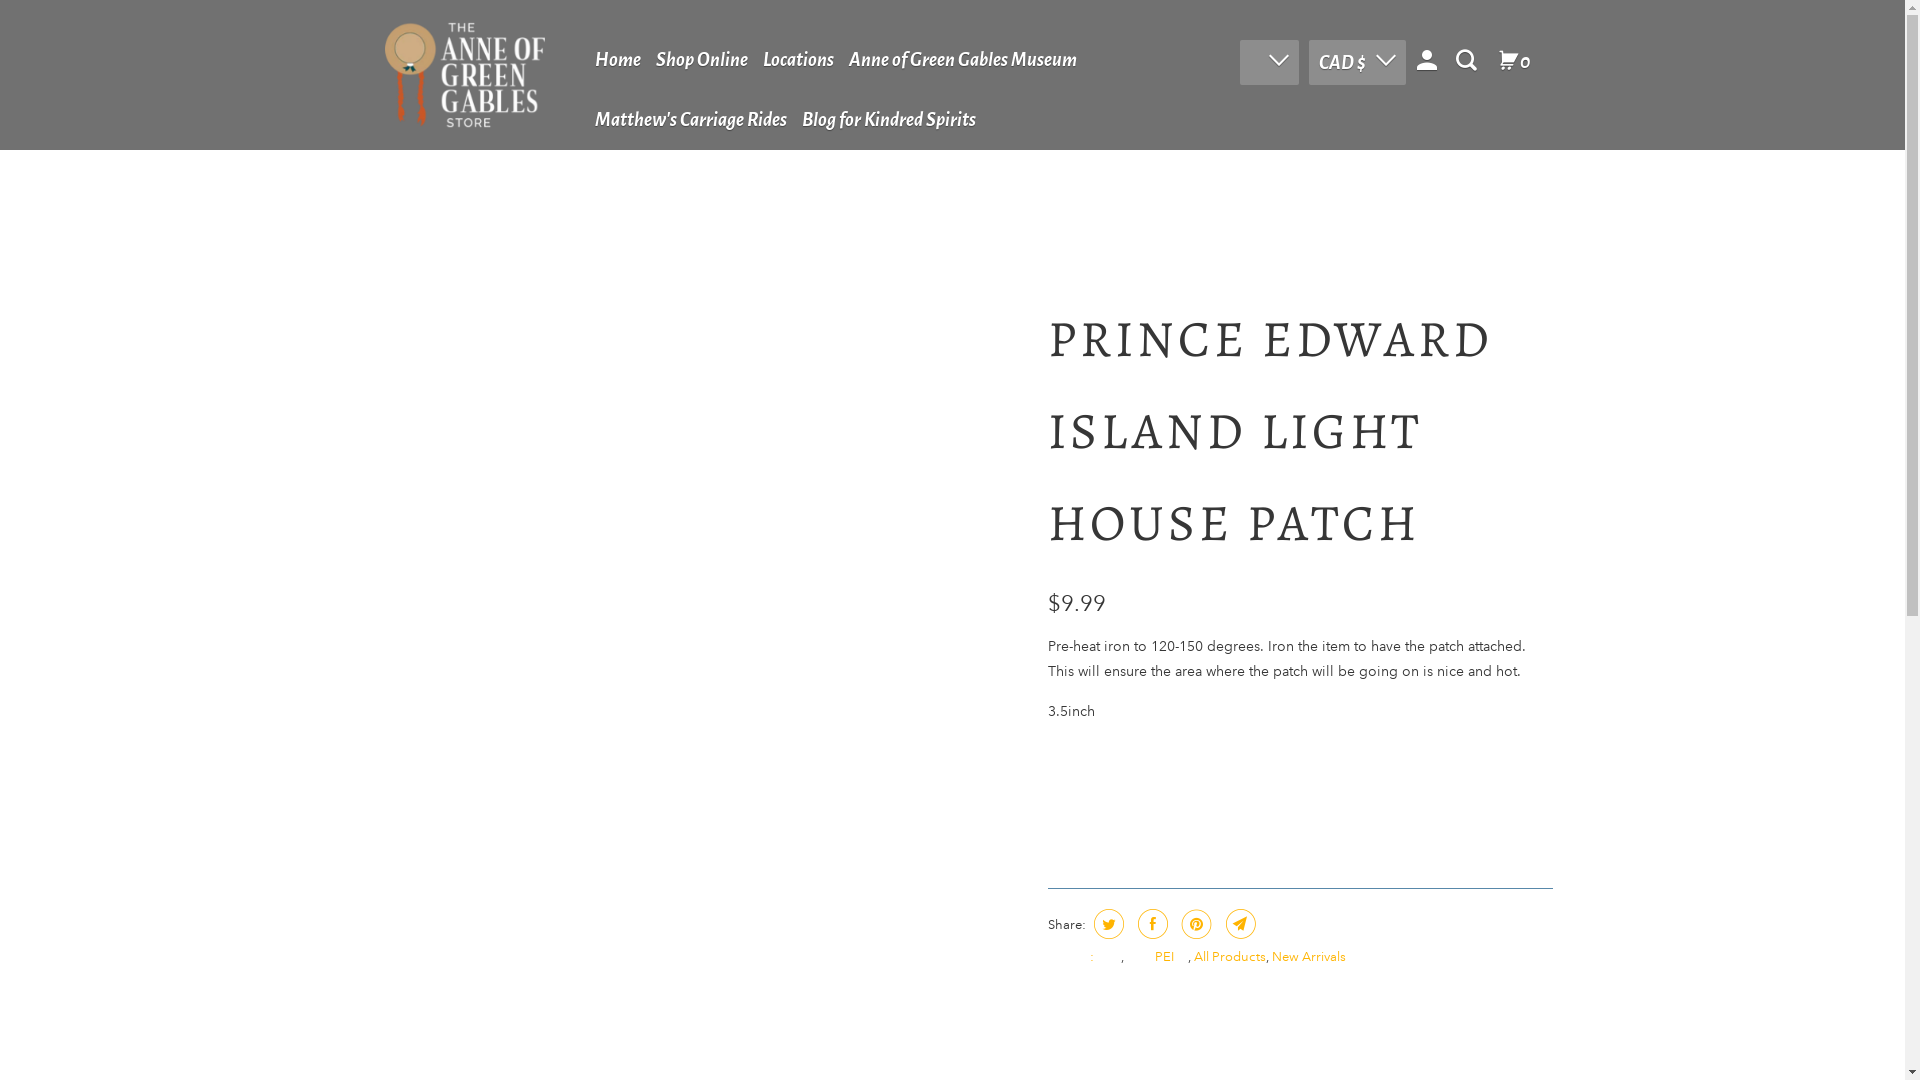  Describe the element at coordinates (1513, 60) in the screenshot. I see `'0'` at that location.